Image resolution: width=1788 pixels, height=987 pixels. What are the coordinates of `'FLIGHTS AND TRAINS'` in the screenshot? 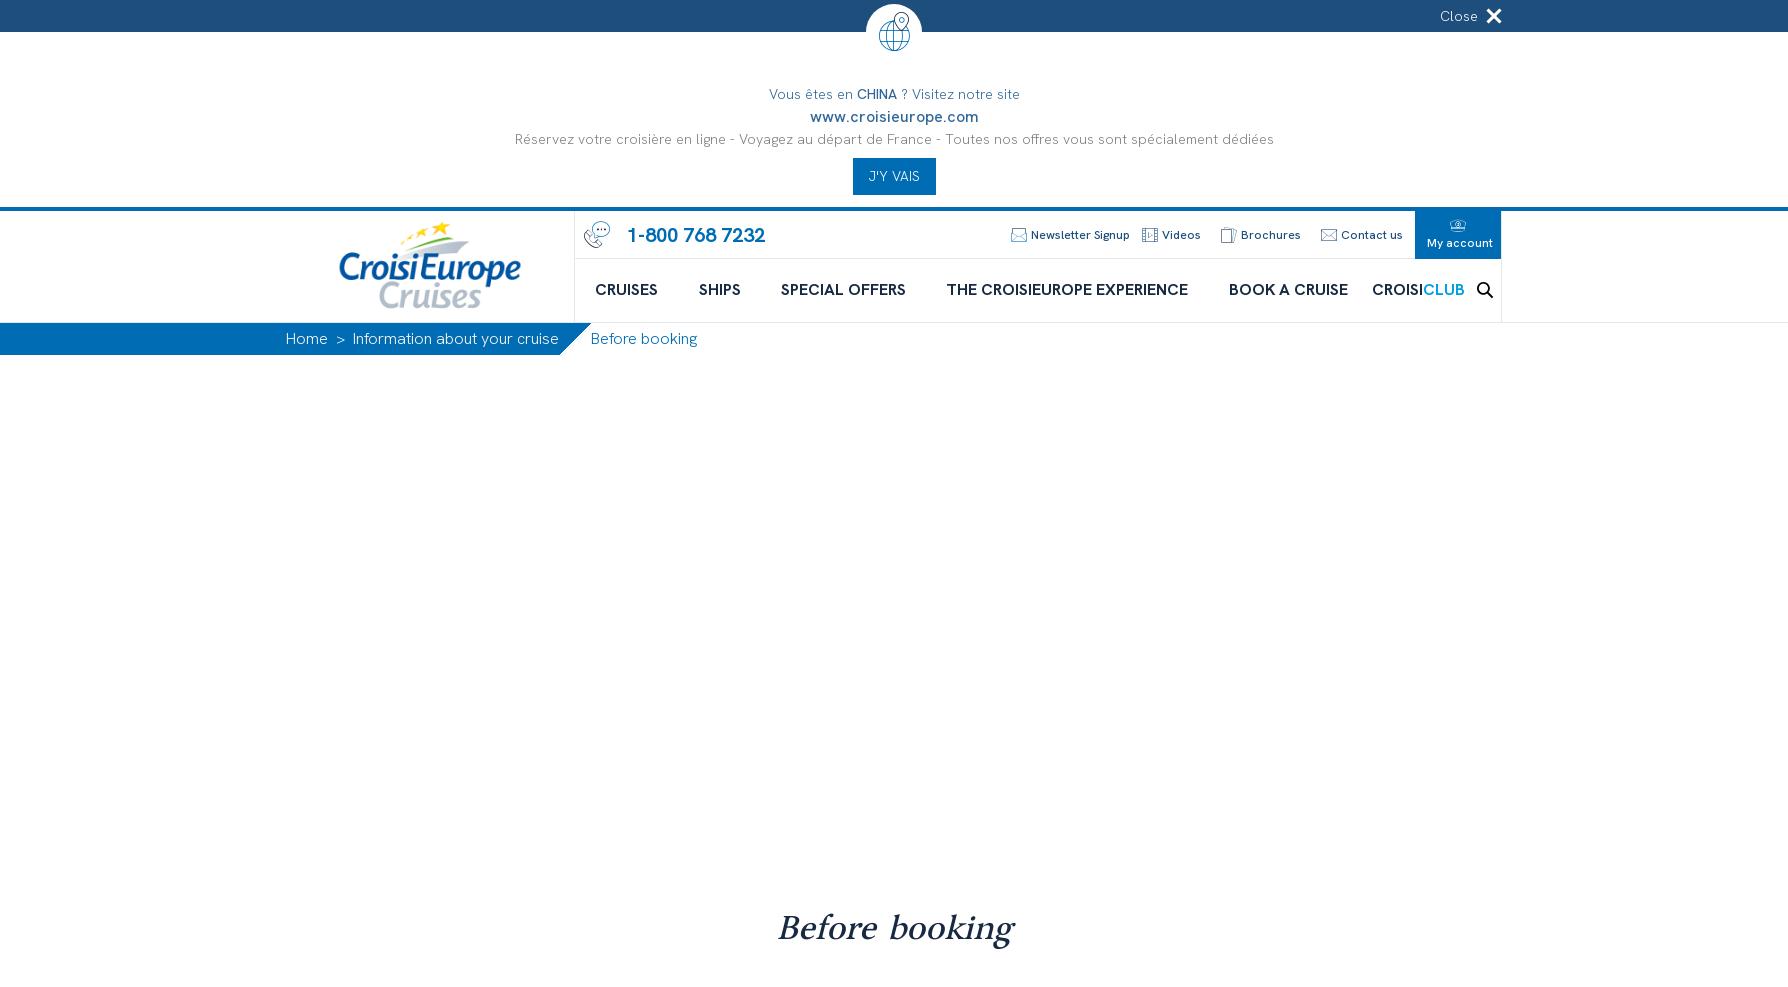 It's located at (514, 717).